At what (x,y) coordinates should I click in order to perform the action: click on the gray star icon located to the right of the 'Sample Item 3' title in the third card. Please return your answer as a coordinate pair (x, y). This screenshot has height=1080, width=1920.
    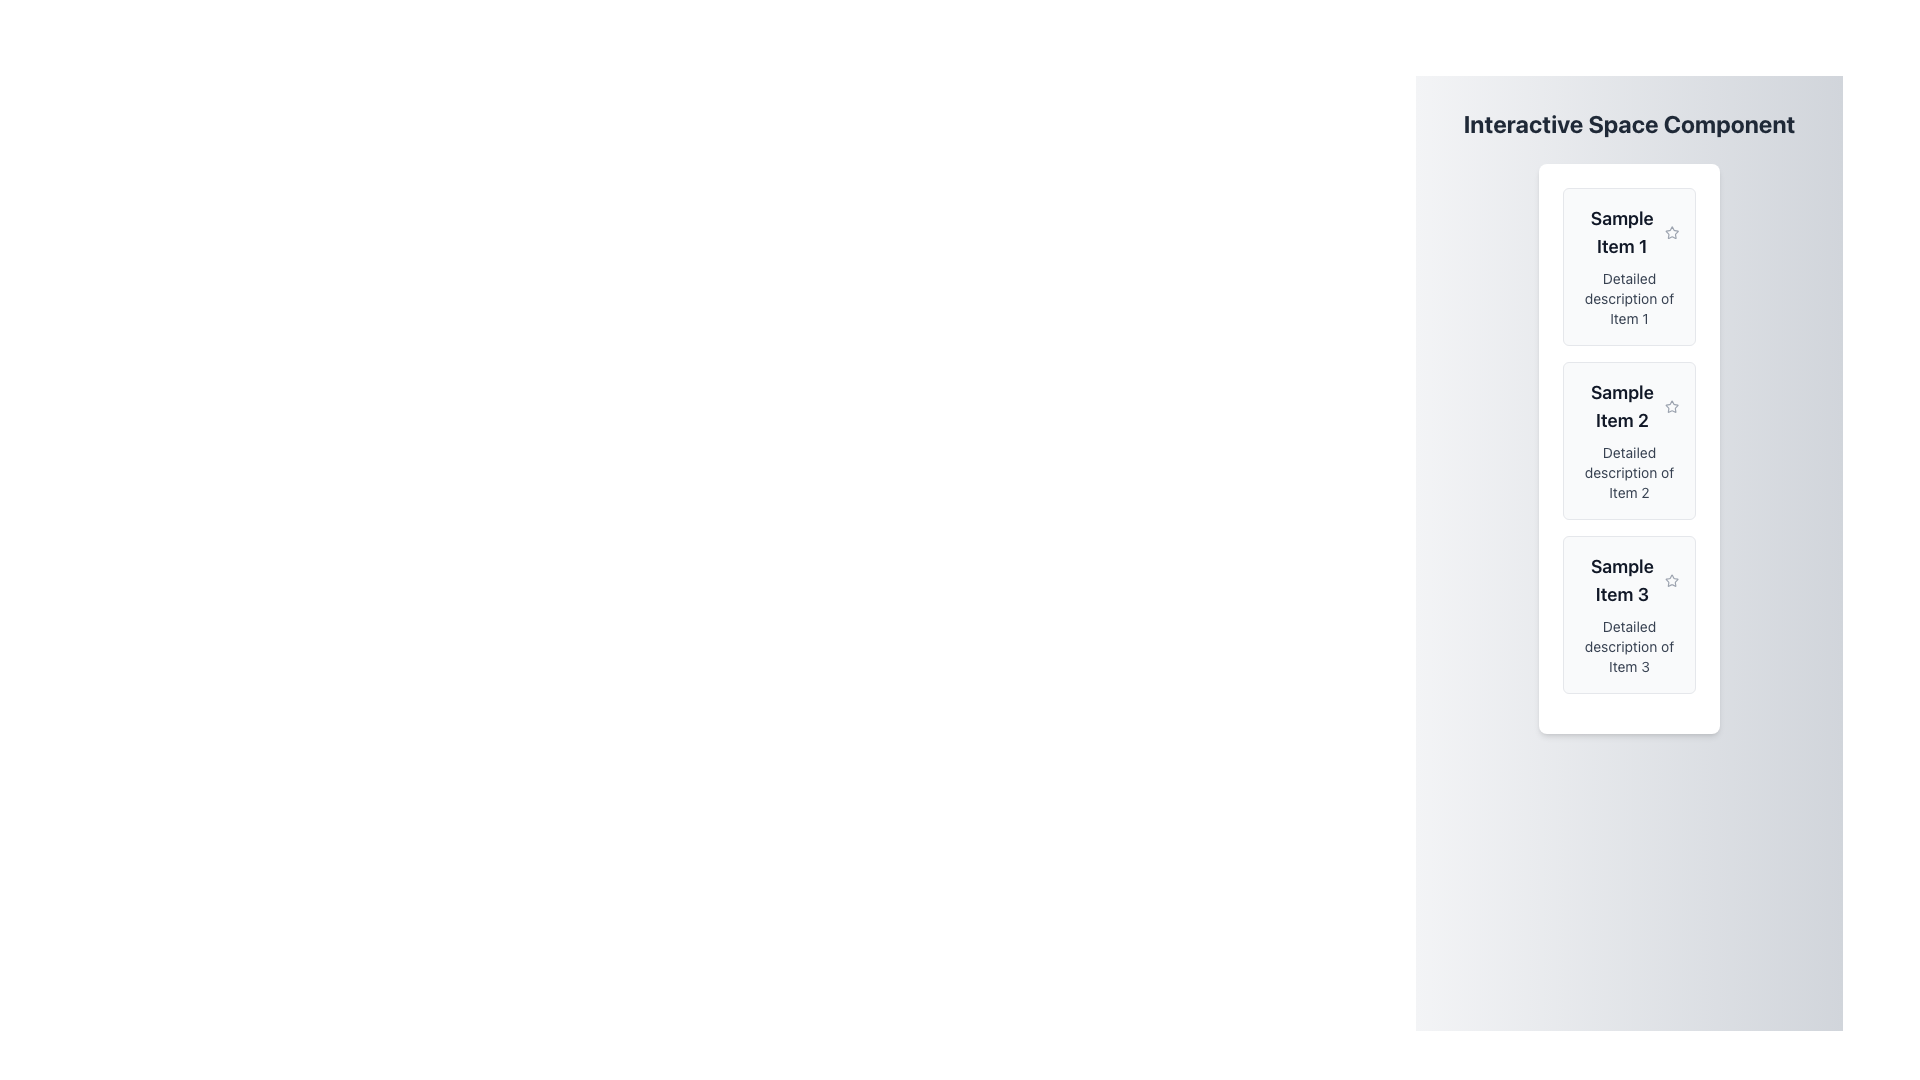
    Looking at the image, I should click on (1672, 580).